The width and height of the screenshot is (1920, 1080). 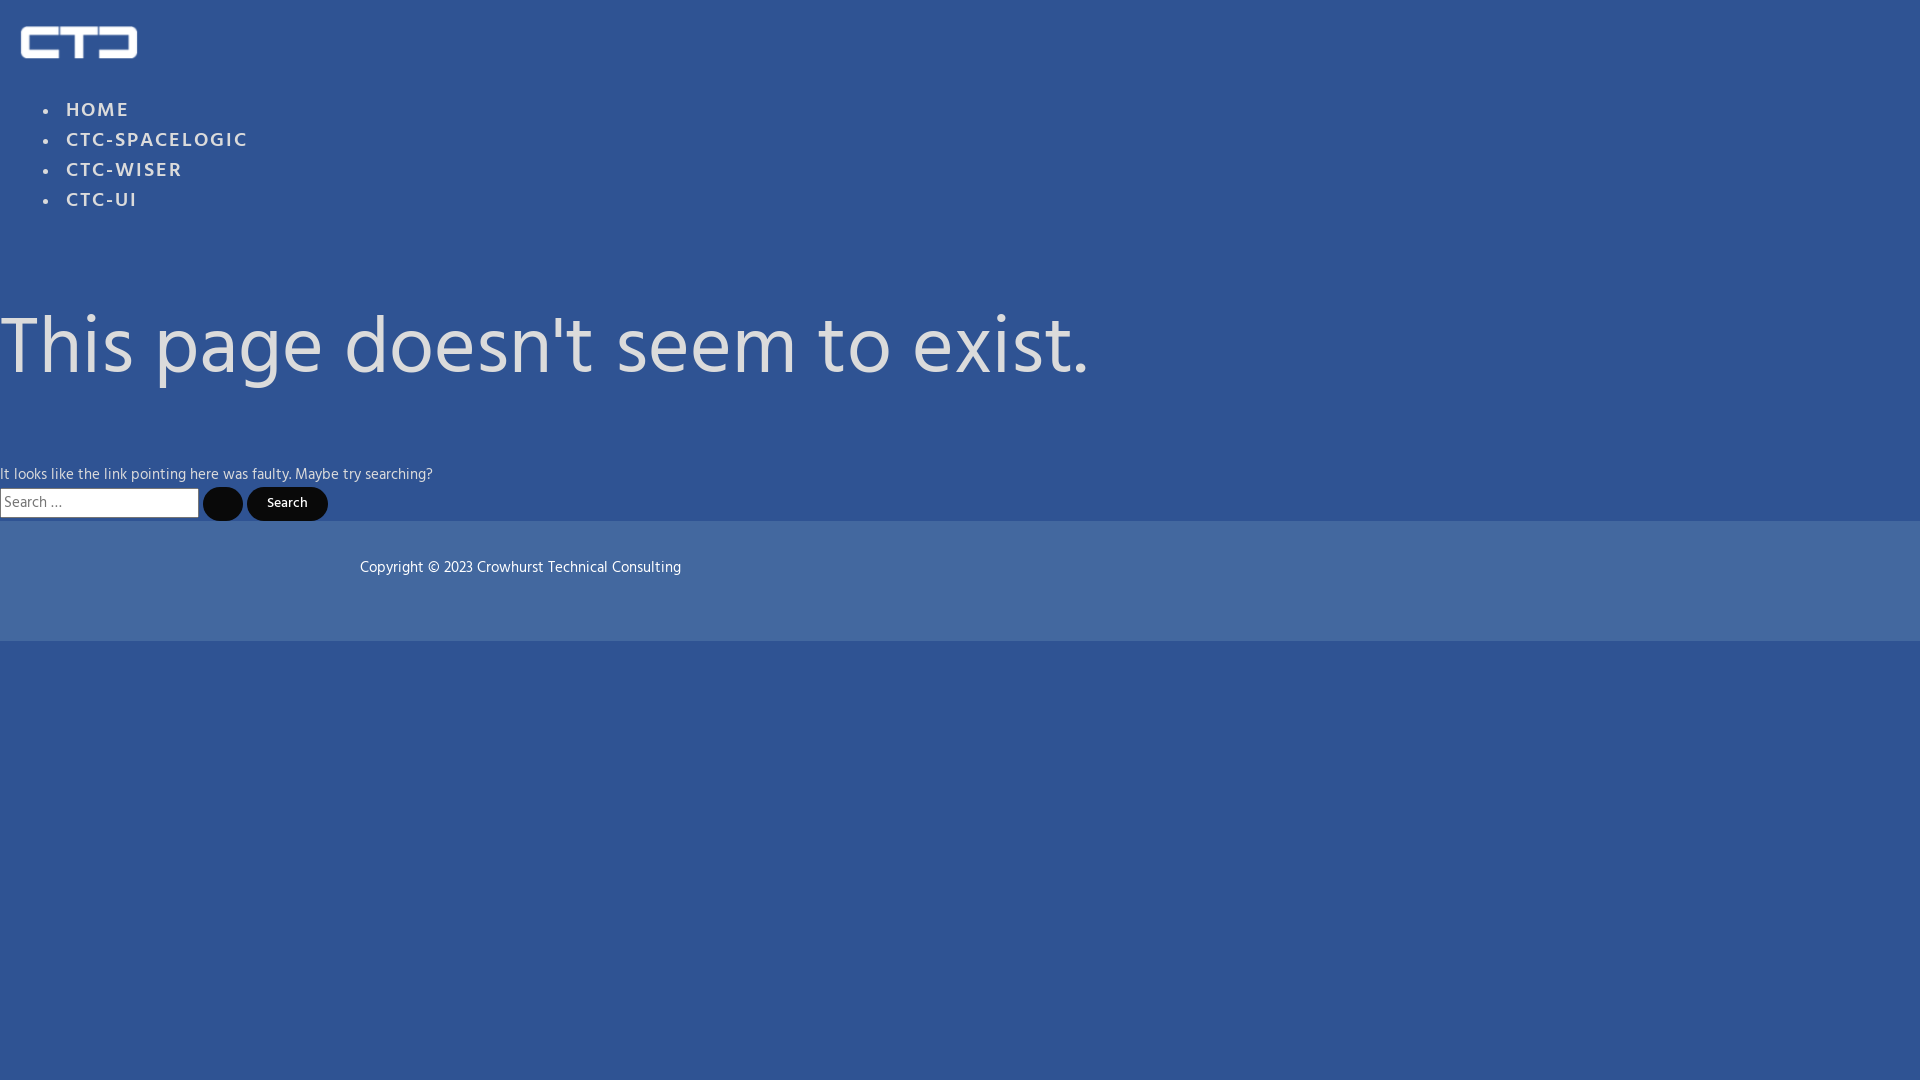 What do you see at coordinates (123, 176) in the screenshot?
I see `'CTC-WISER'` at bounding box center [123, 176].